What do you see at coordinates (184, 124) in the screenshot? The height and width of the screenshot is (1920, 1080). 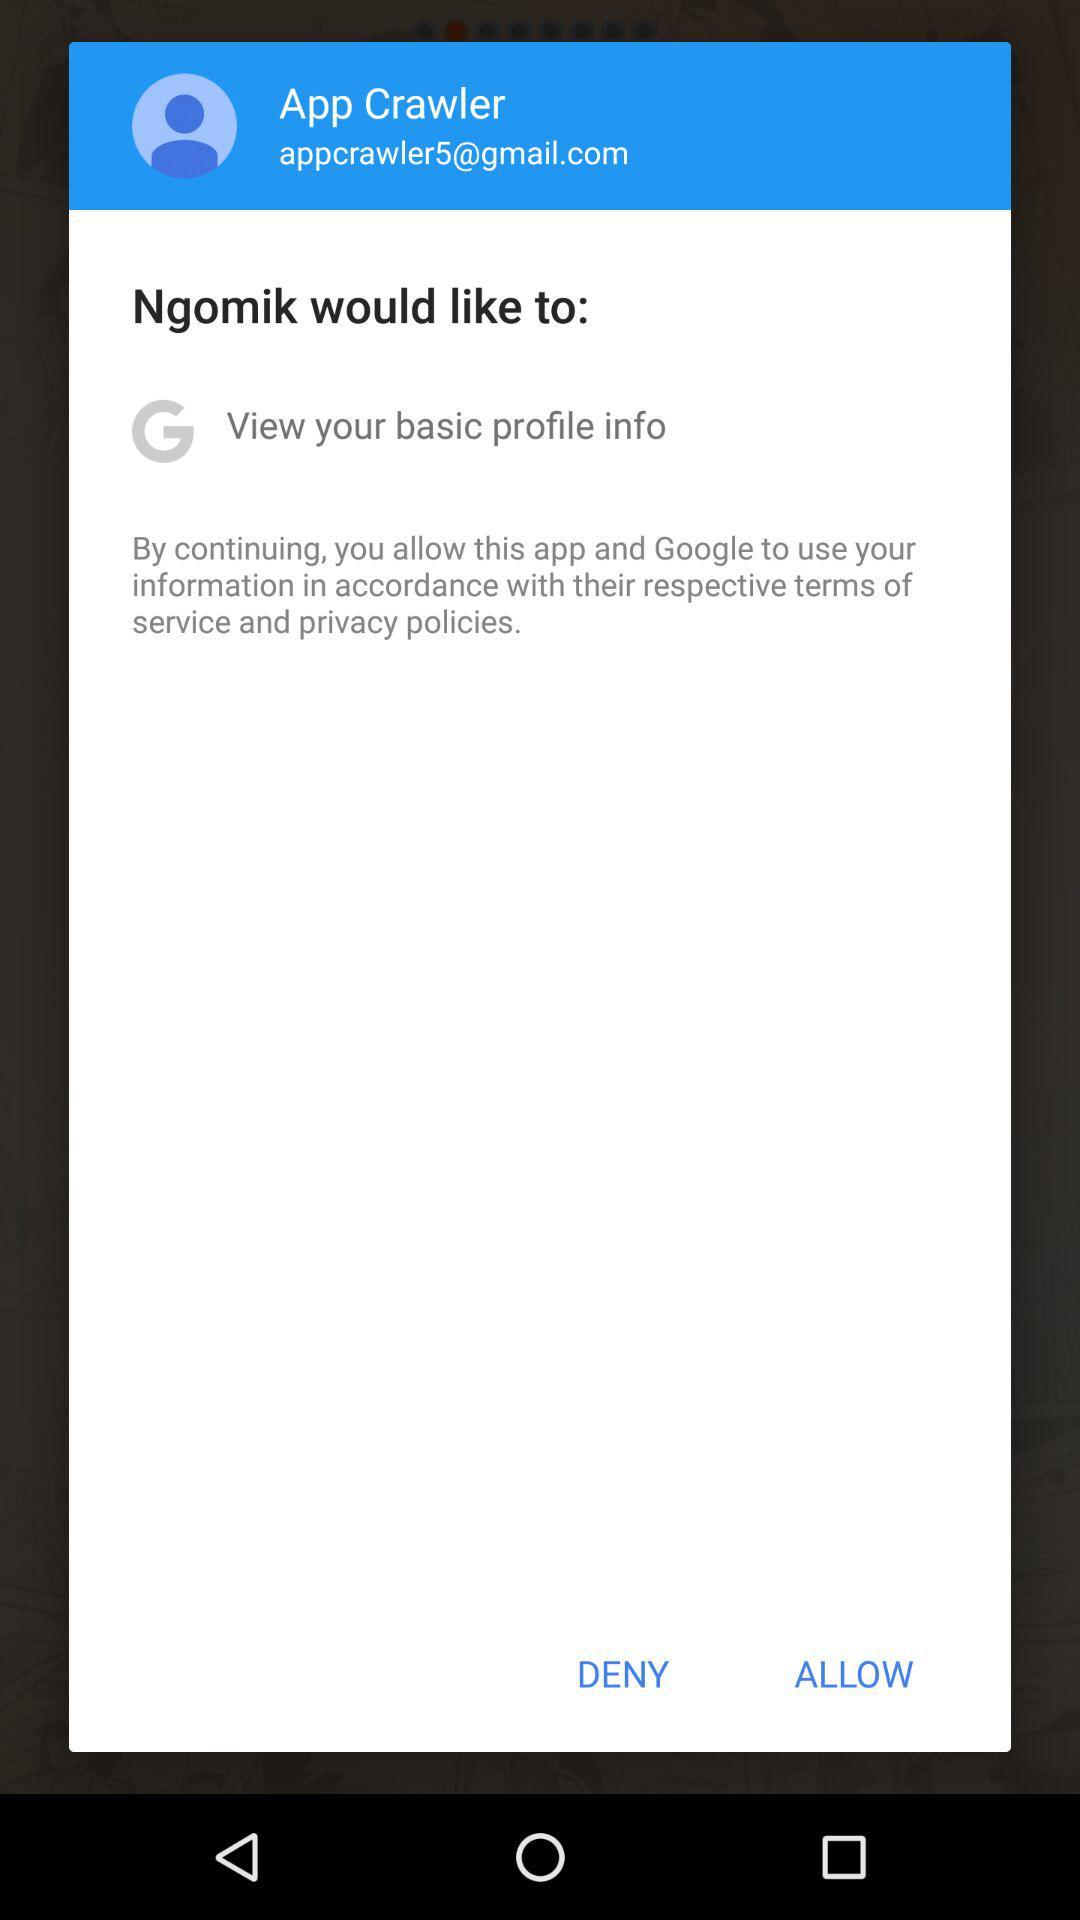 I see `the item next to app crawler icon` at bounding box center [184, 124].